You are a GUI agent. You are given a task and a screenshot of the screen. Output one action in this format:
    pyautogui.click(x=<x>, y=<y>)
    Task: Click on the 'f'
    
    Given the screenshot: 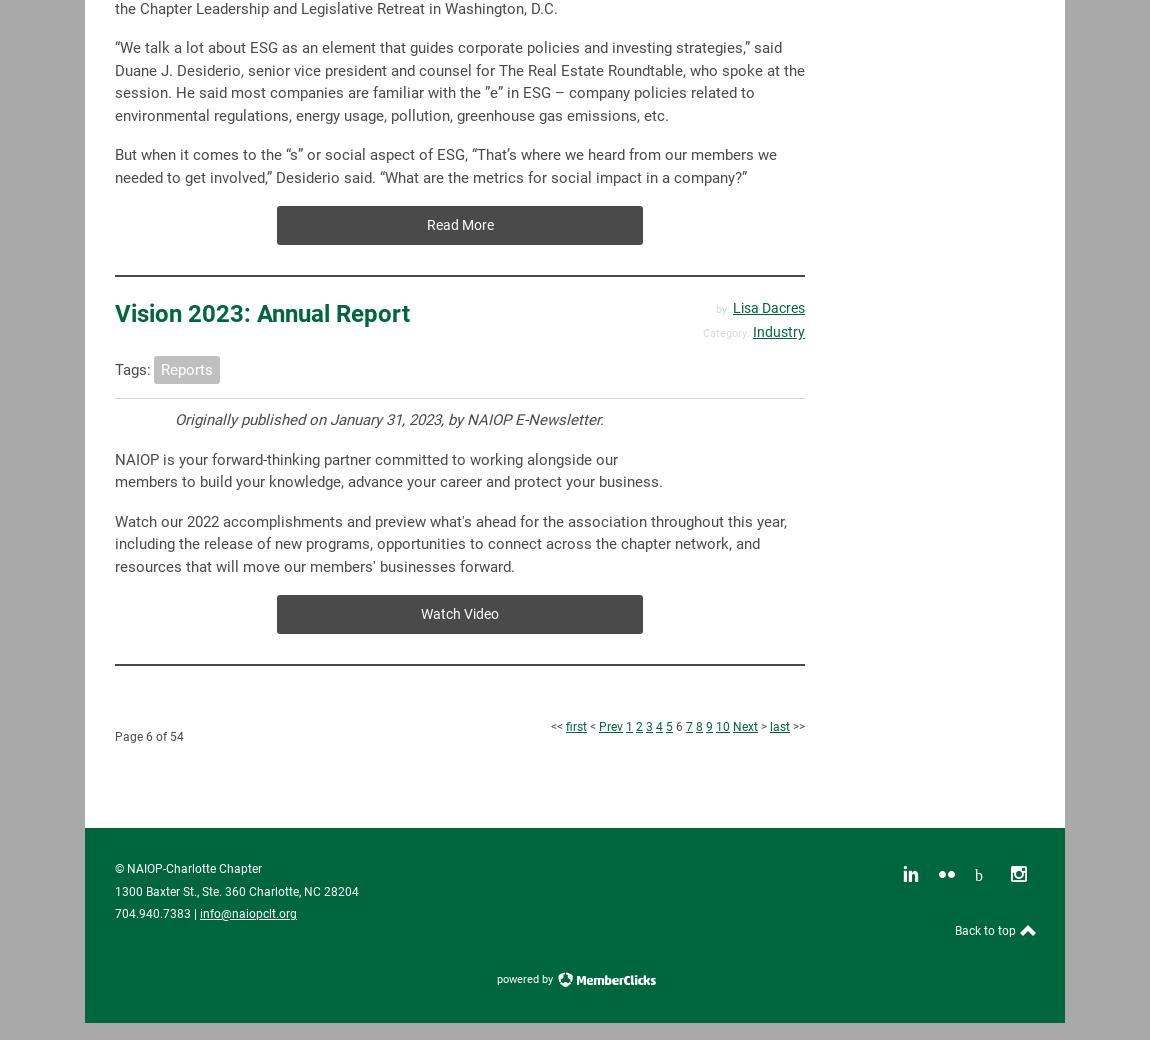 What is the action you would take?
    pyautogui.click(x=213, y=458)
    